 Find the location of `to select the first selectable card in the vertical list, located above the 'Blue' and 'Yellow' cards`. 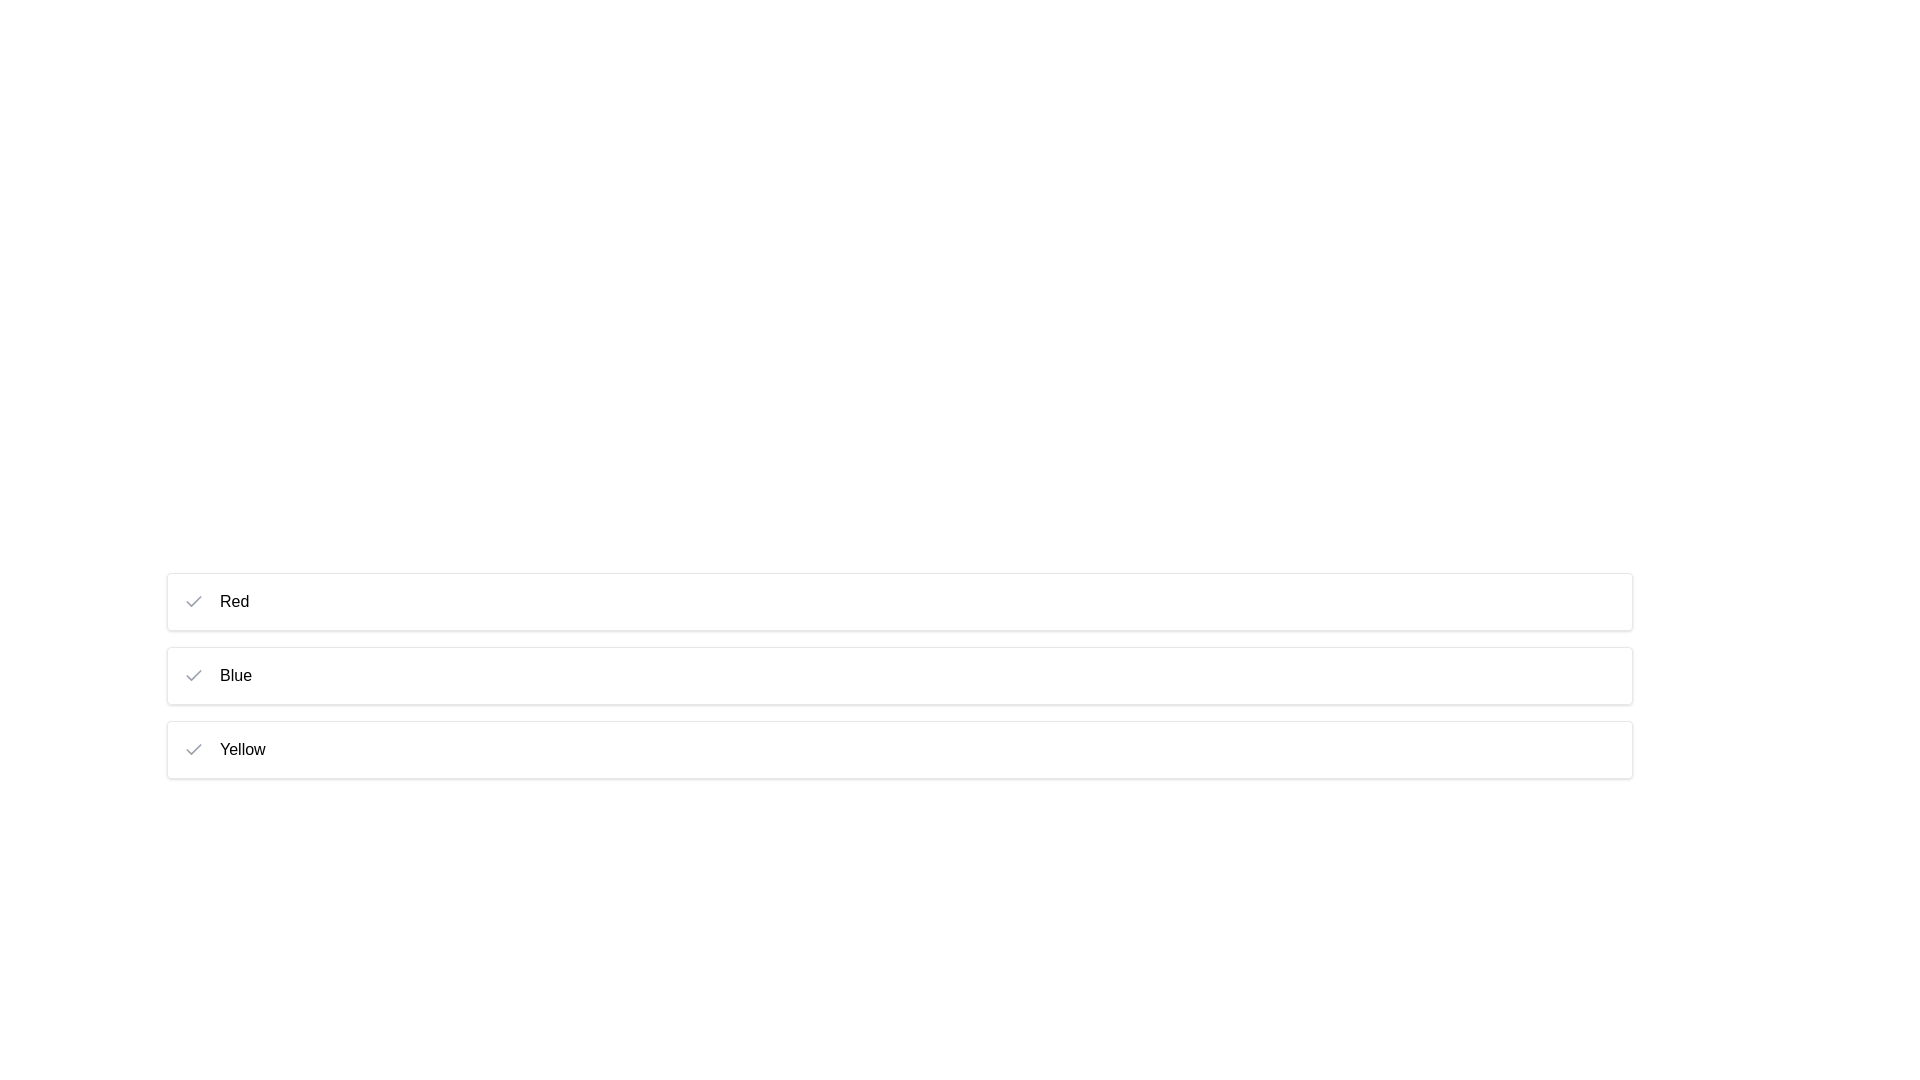

to select the first selectable card in the vertical list, located above the 'Blue' and 'Yellow' cards is located at coordinates (899, 600).